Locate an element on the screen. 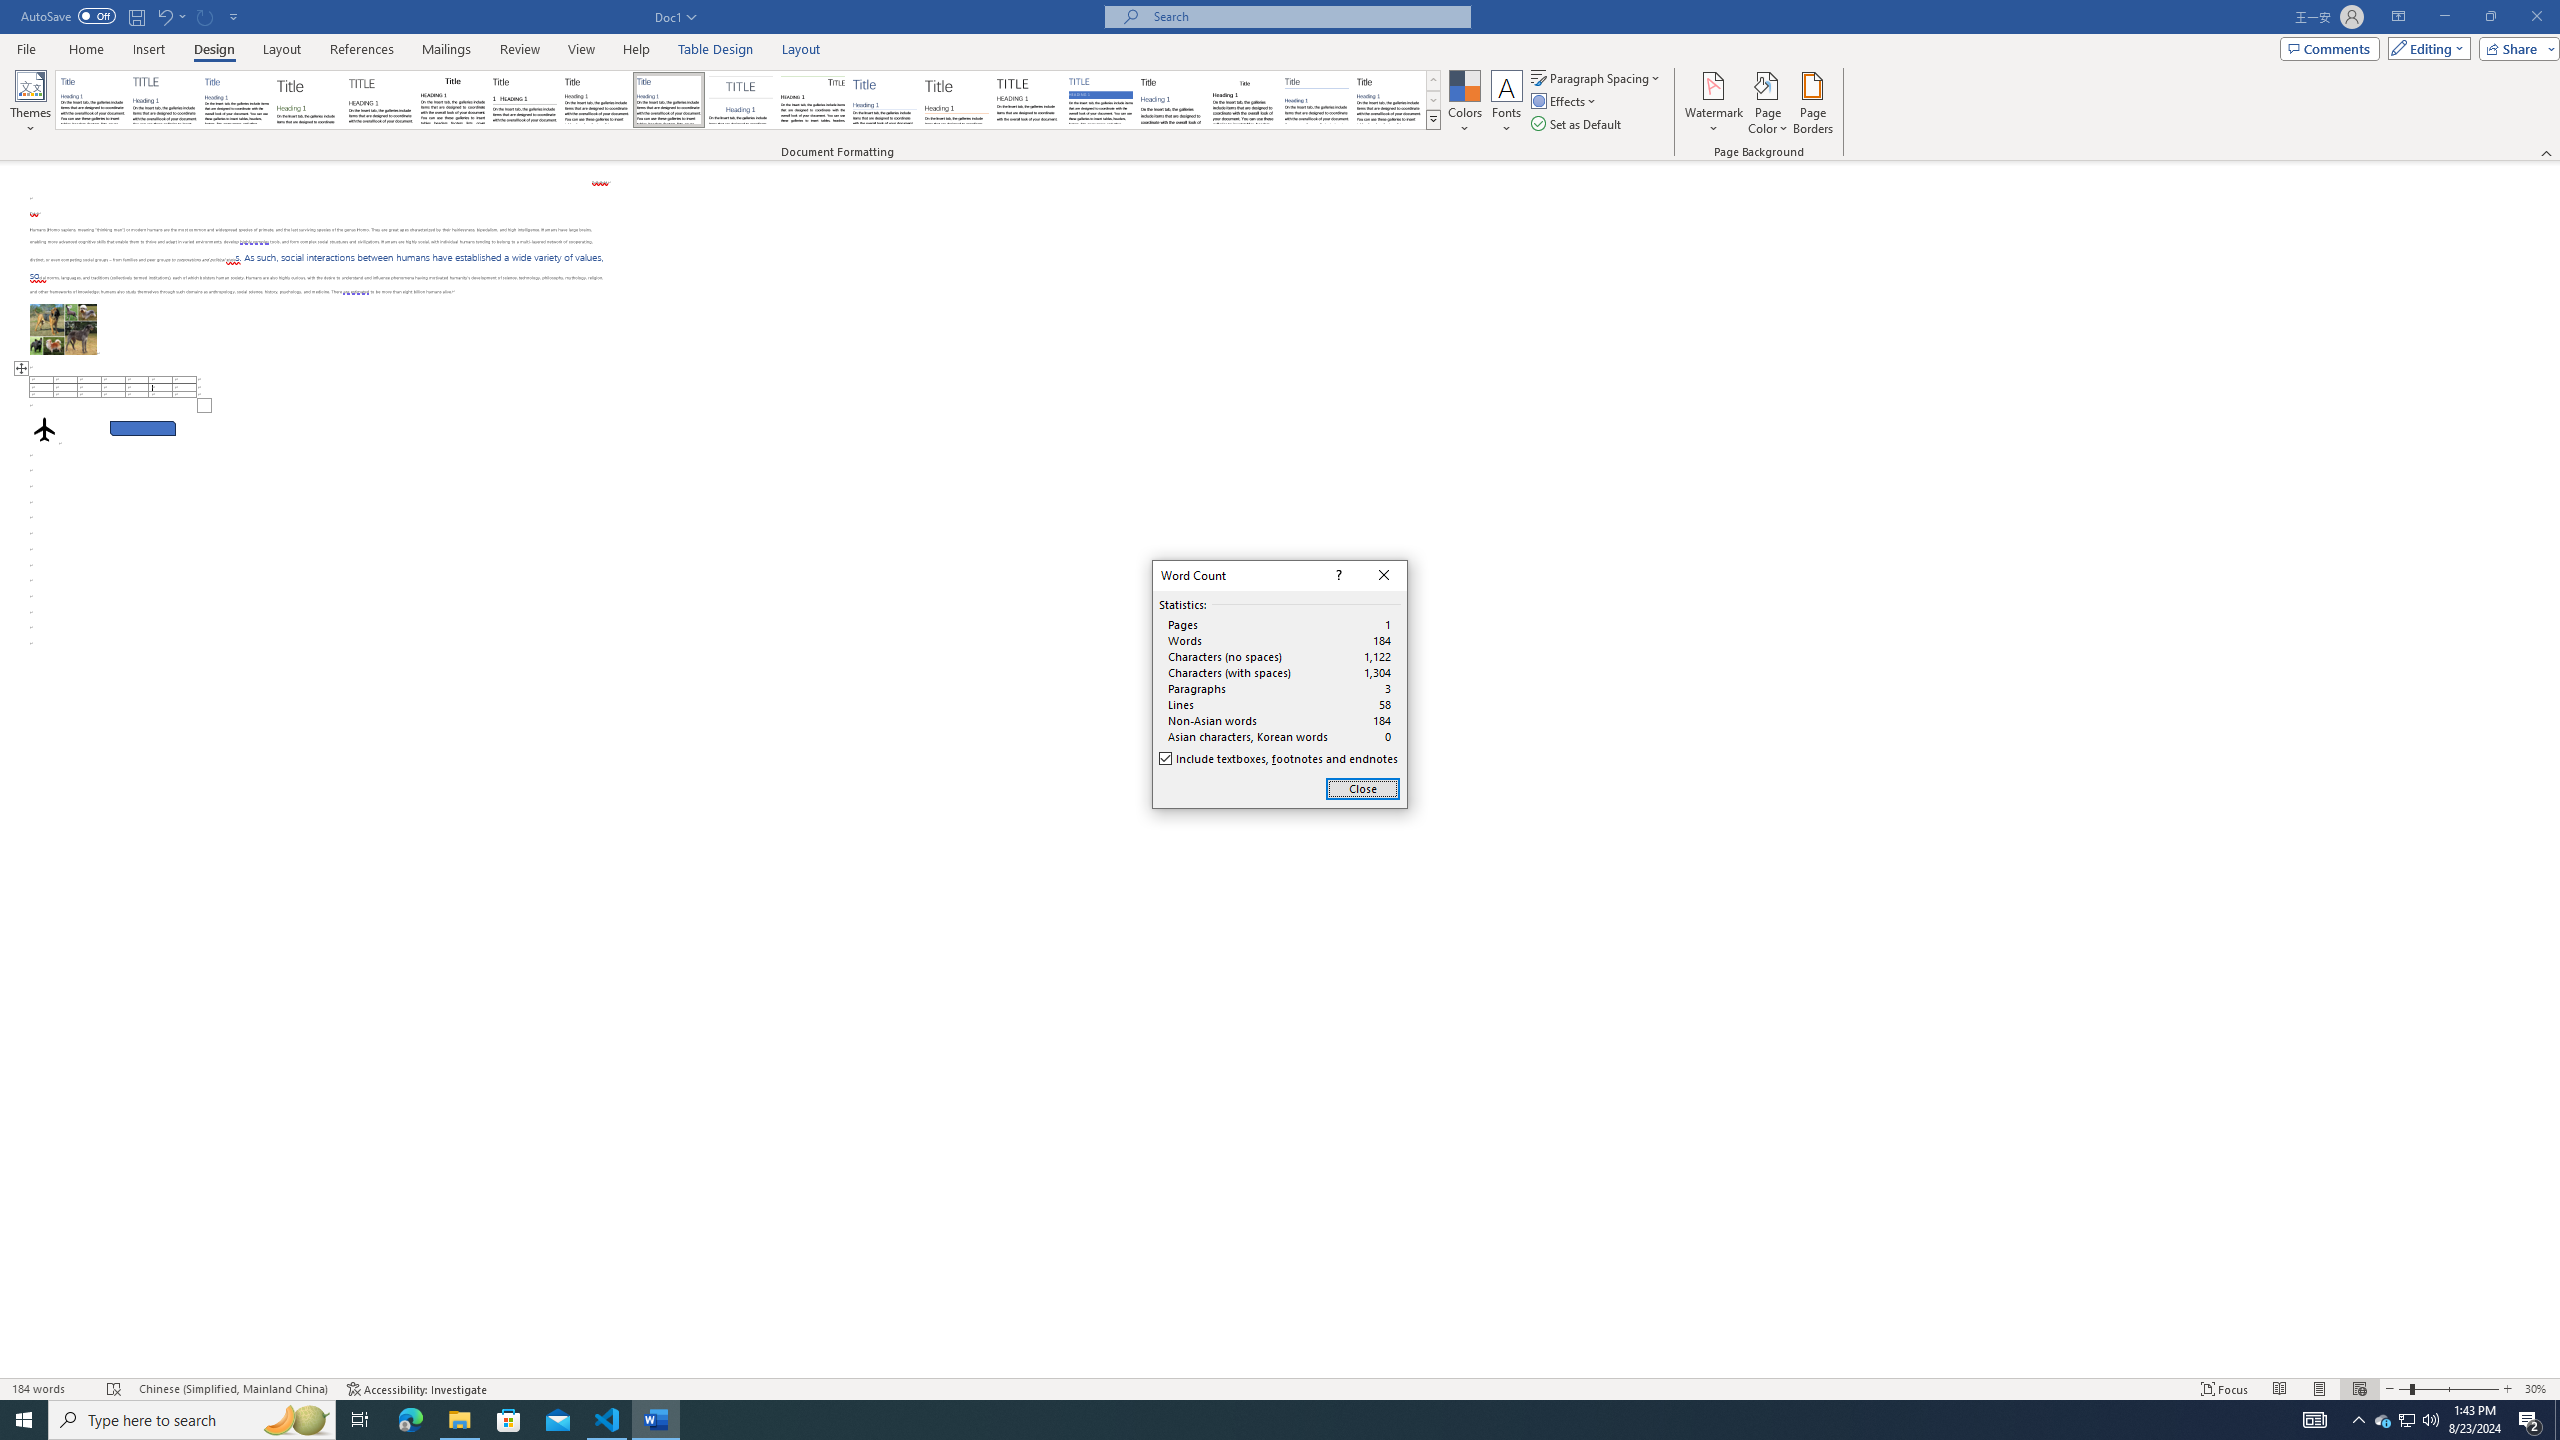  'Paragraph Spacing' is located at coordinates (1597, 77).